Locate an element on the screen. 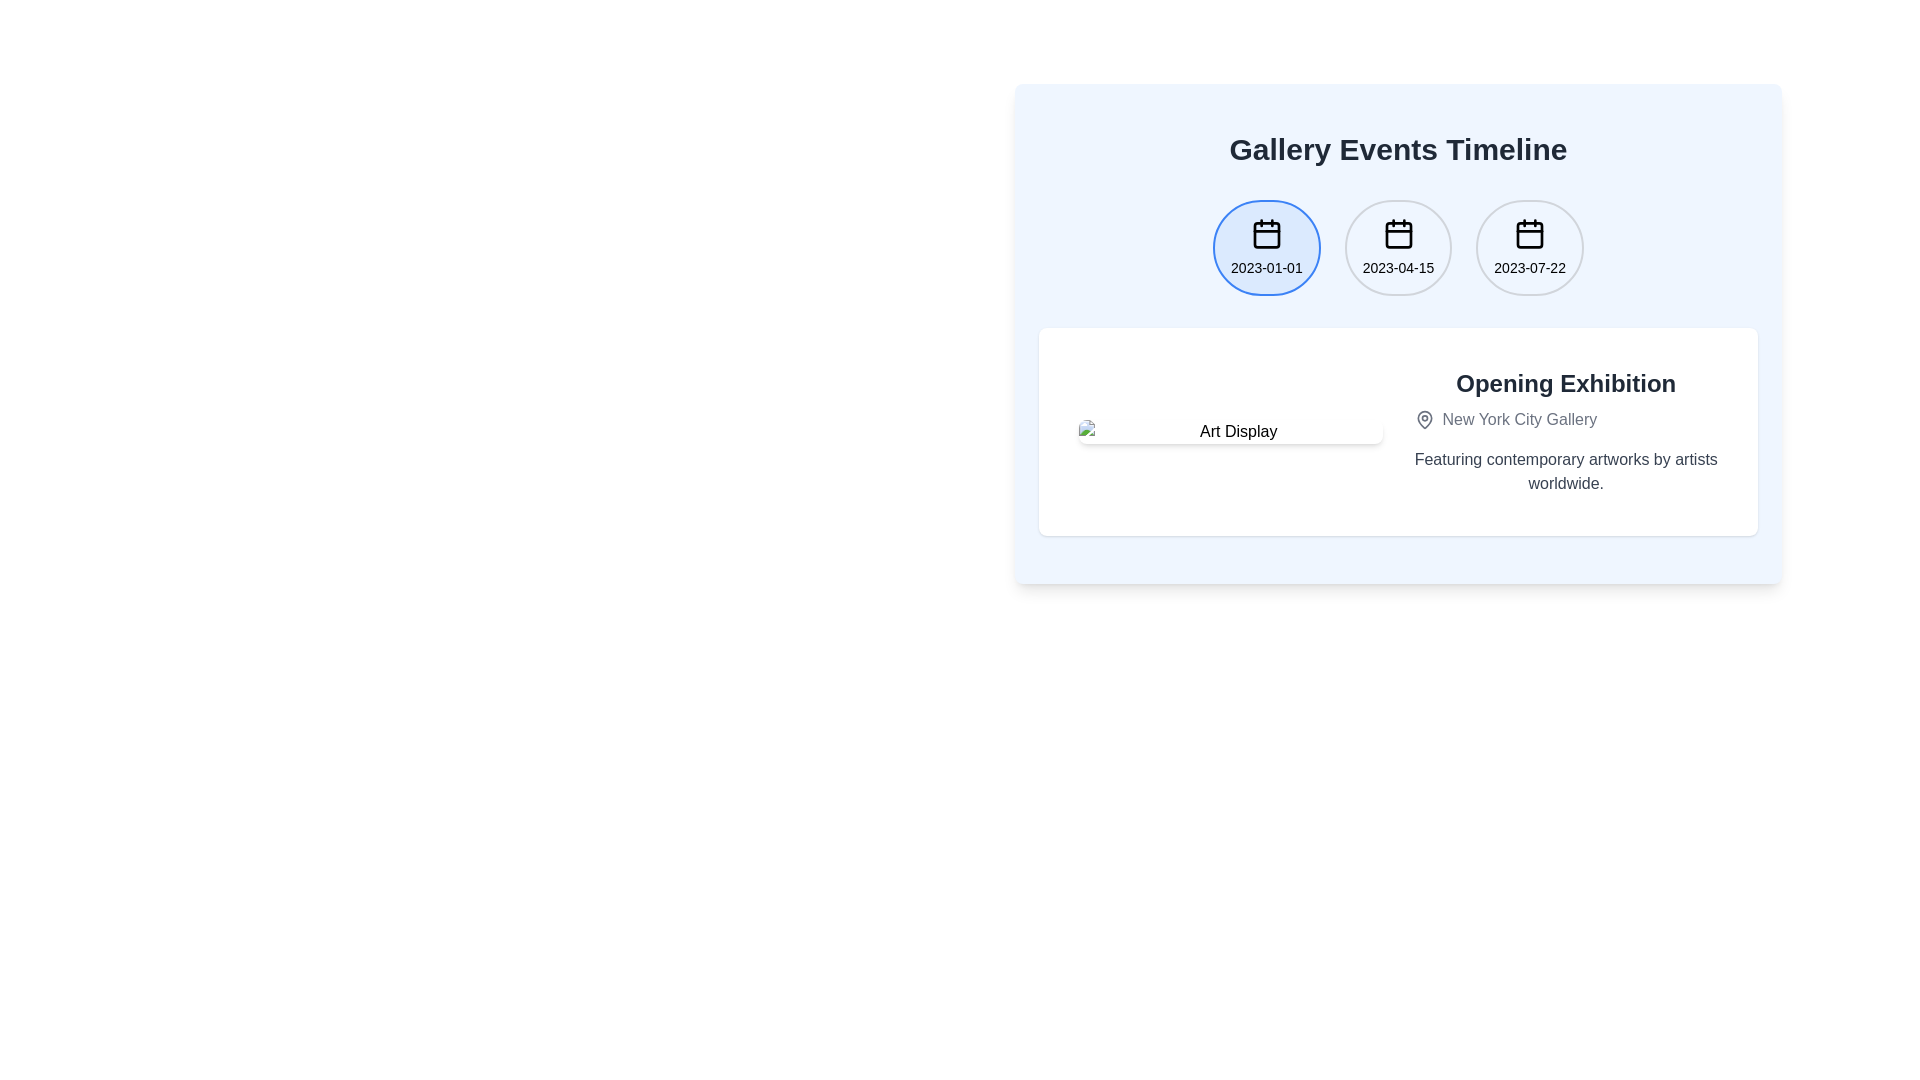  displayed date '2023-07-22' from the text label located in the top-right corner of the timeline section, directly below the calendar icon is located at coordinates (1529, 266).